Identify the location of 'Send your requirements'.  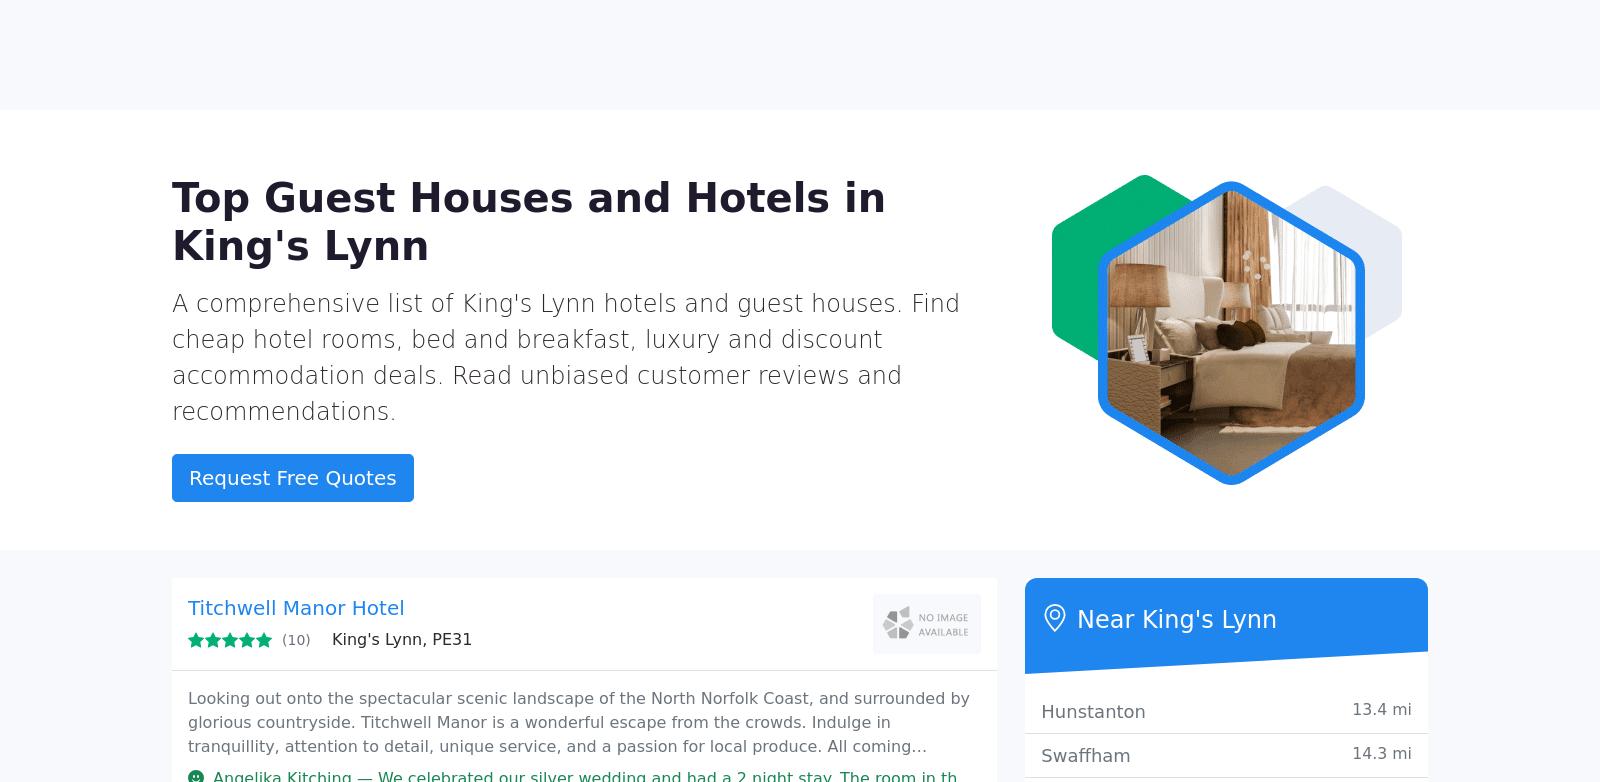
(1267, 86).